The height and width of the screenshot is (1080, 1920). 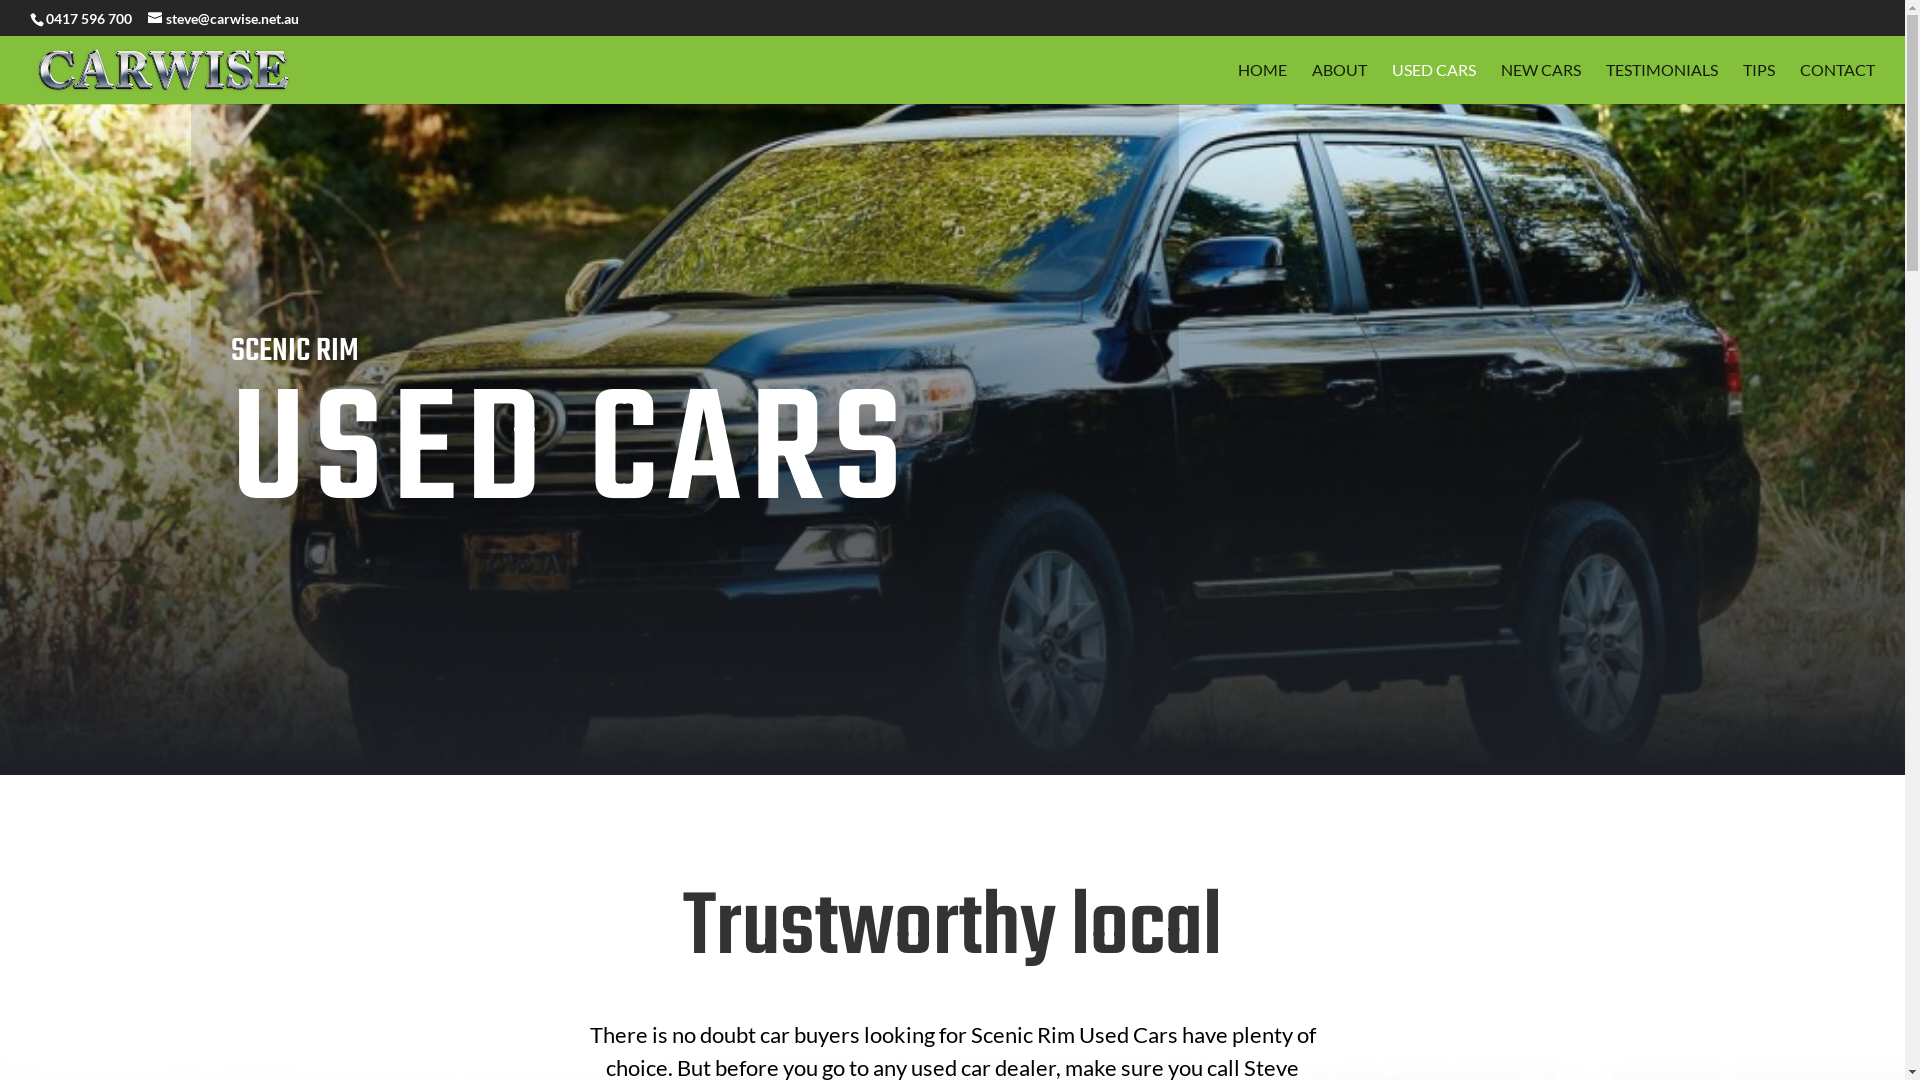 What do you see at coordinates (1837, 82) in the screenshot?
I see `'CONTACT'` at bounding box center [1837, 82].